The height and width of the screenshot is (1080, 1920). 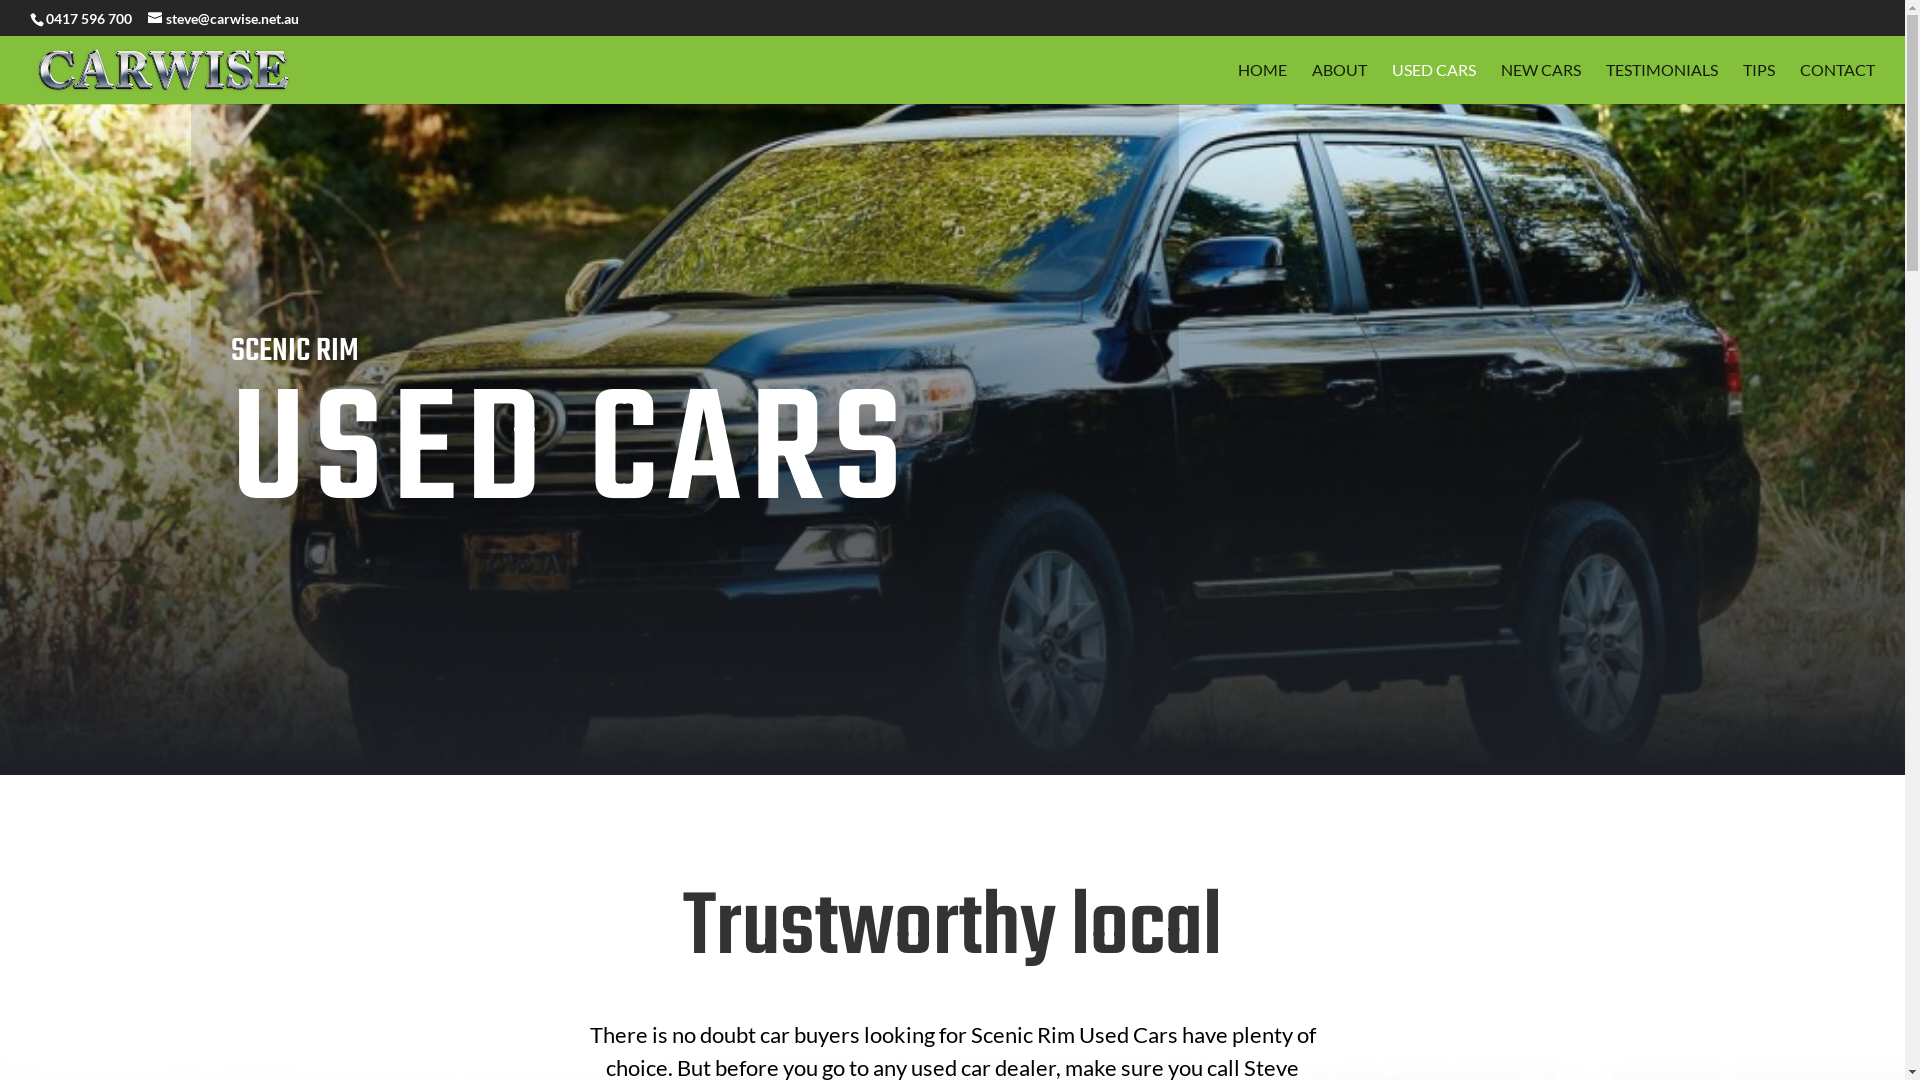 What do you see at coordinates (1837, 82) in the screenshot?
I see `'CONTACT'` at bounding box center [1837, 82].